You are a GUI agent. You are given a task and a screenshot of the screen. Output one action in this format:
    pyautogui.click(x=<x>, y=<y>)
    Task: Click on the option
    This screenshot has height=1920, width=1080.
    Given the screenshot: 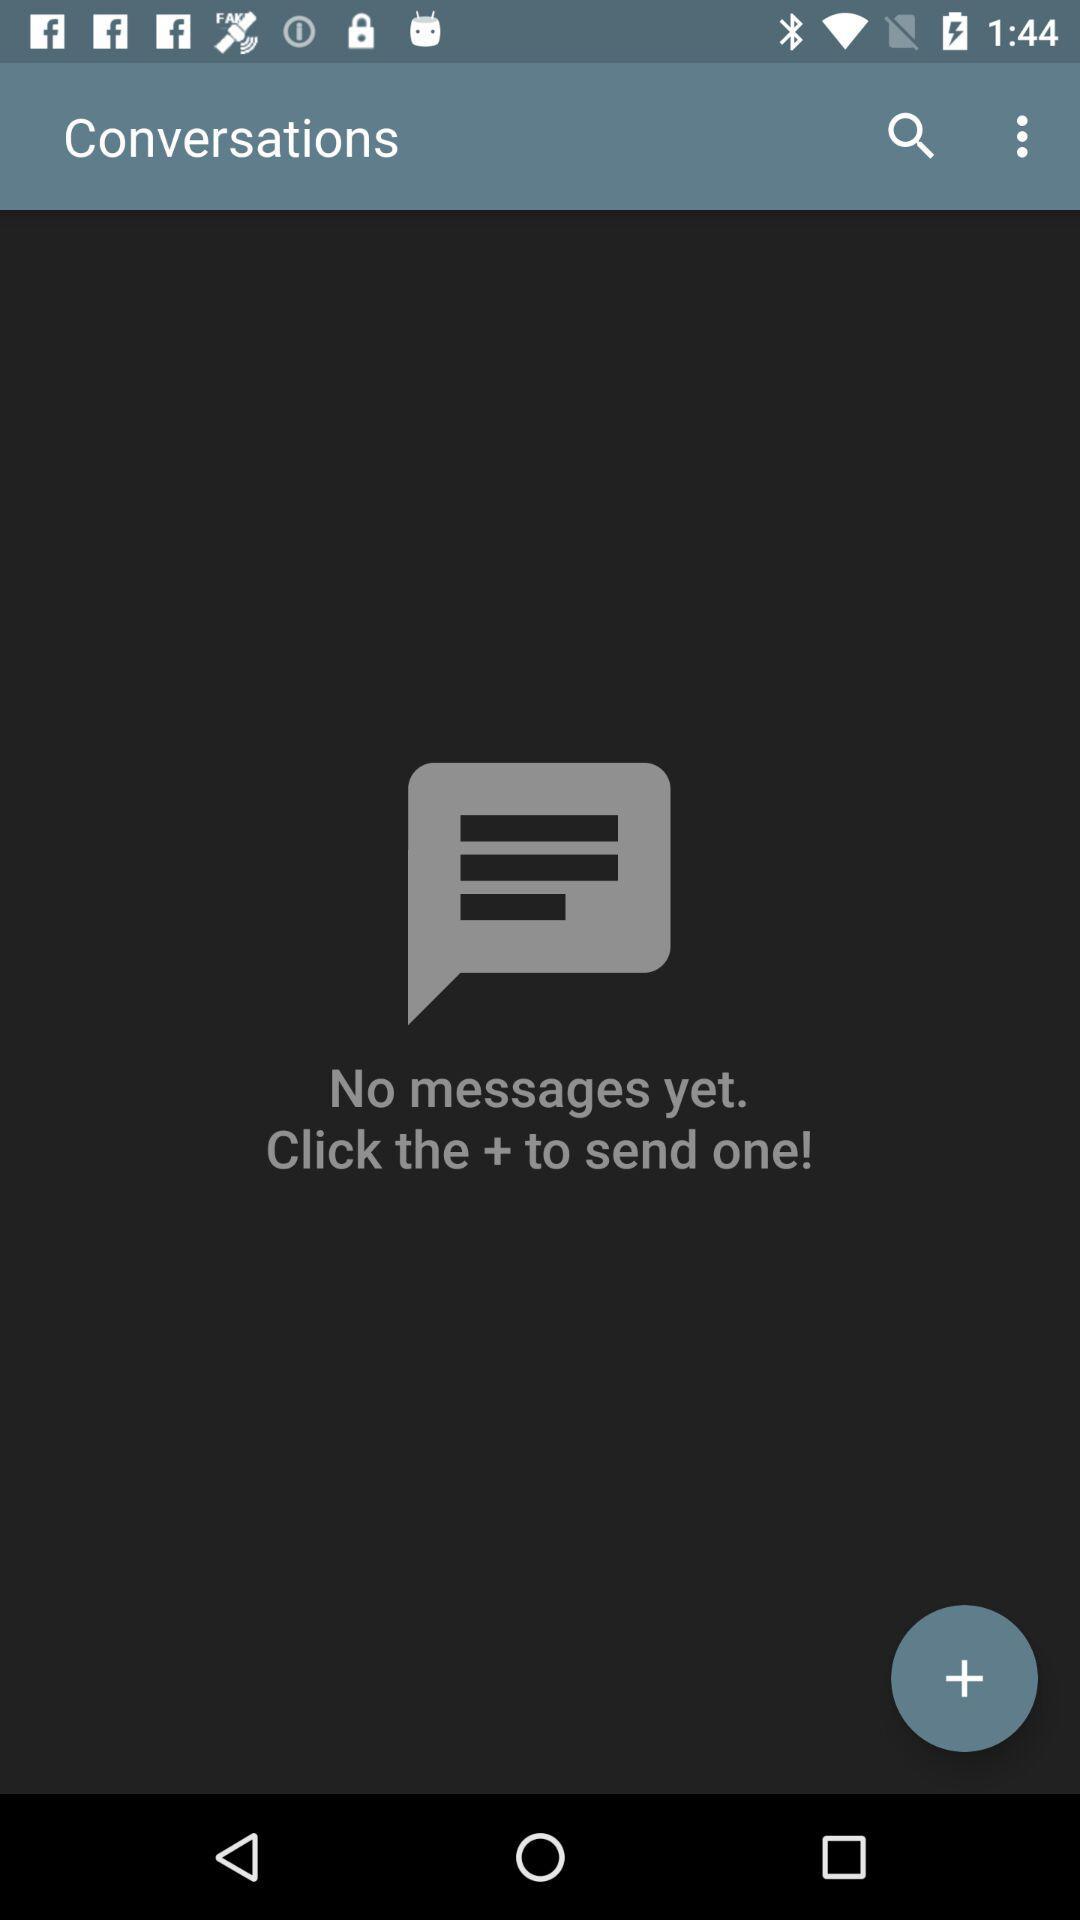 What is the action you would take?
    pyautogui.click(x=963, y=1678)
    